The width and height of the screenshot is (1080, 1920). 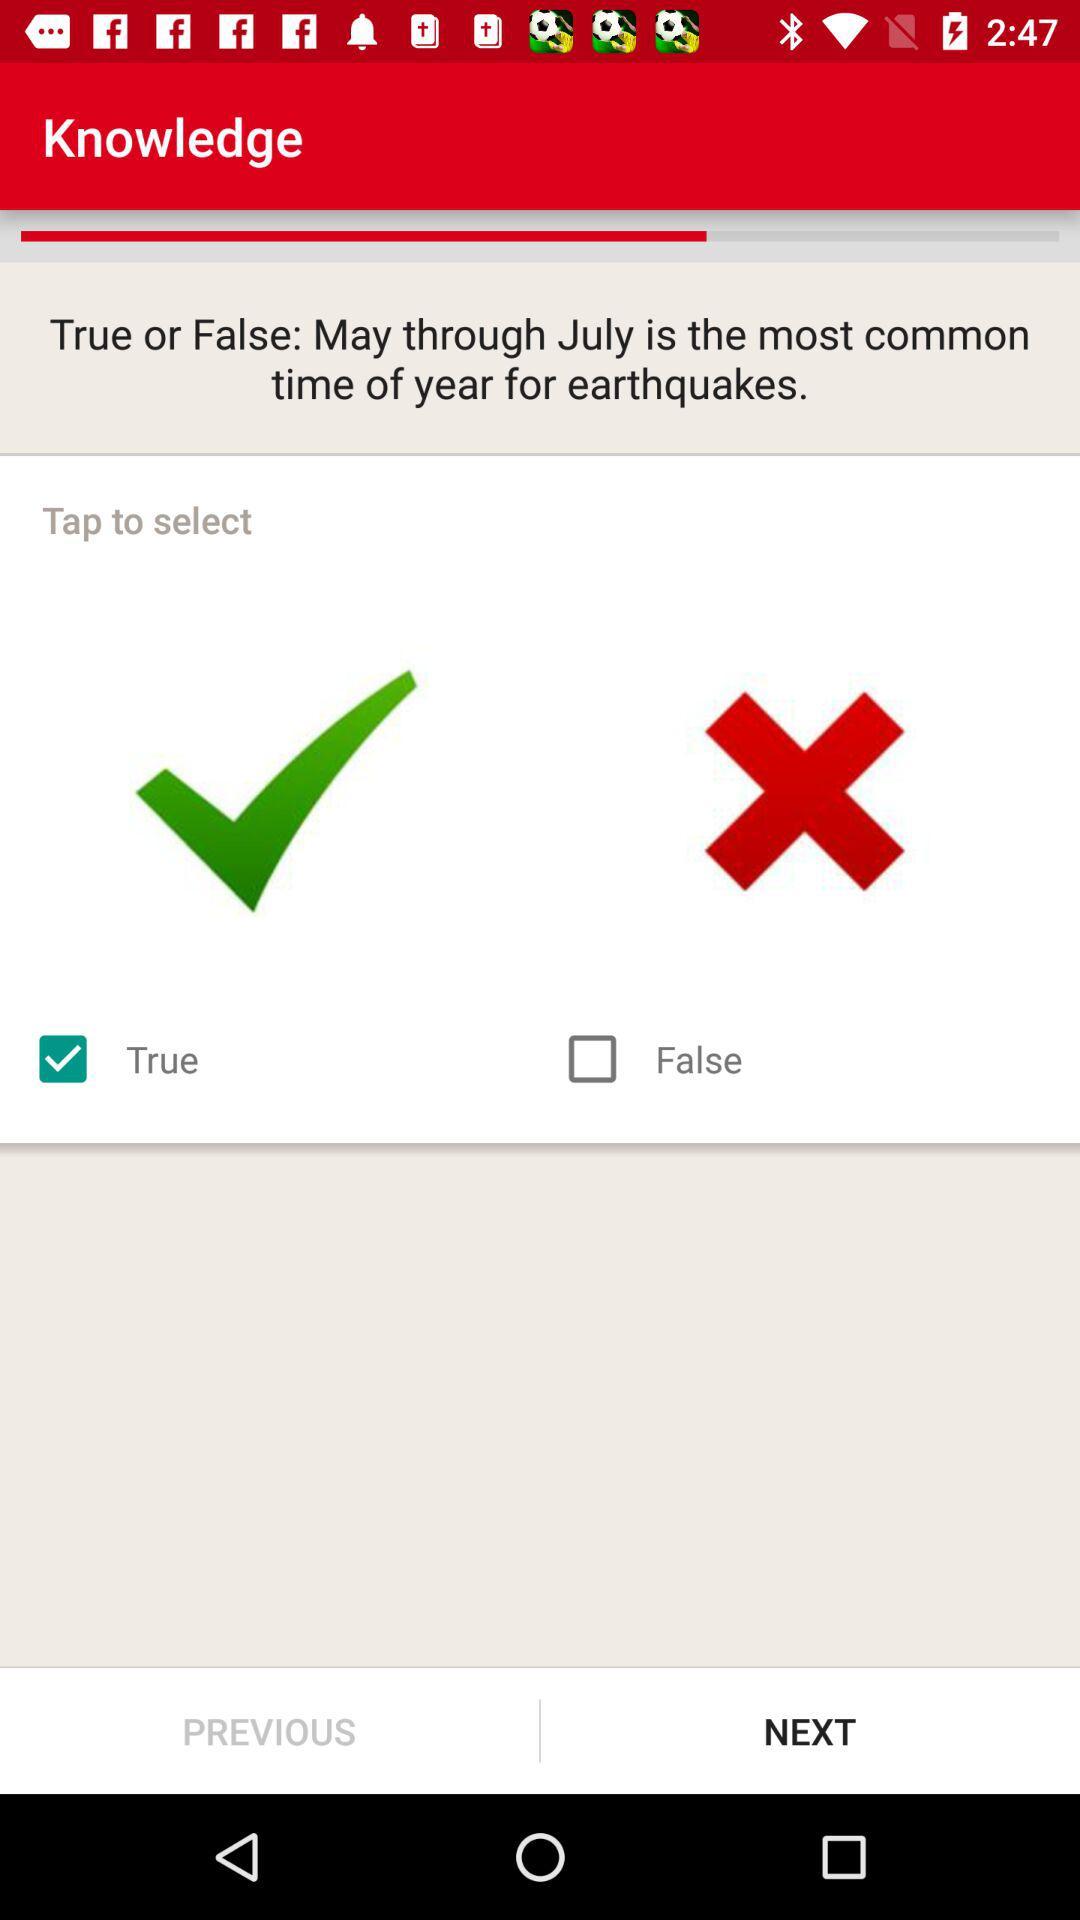 I want to click on next item, so click(x=810, y=1730).